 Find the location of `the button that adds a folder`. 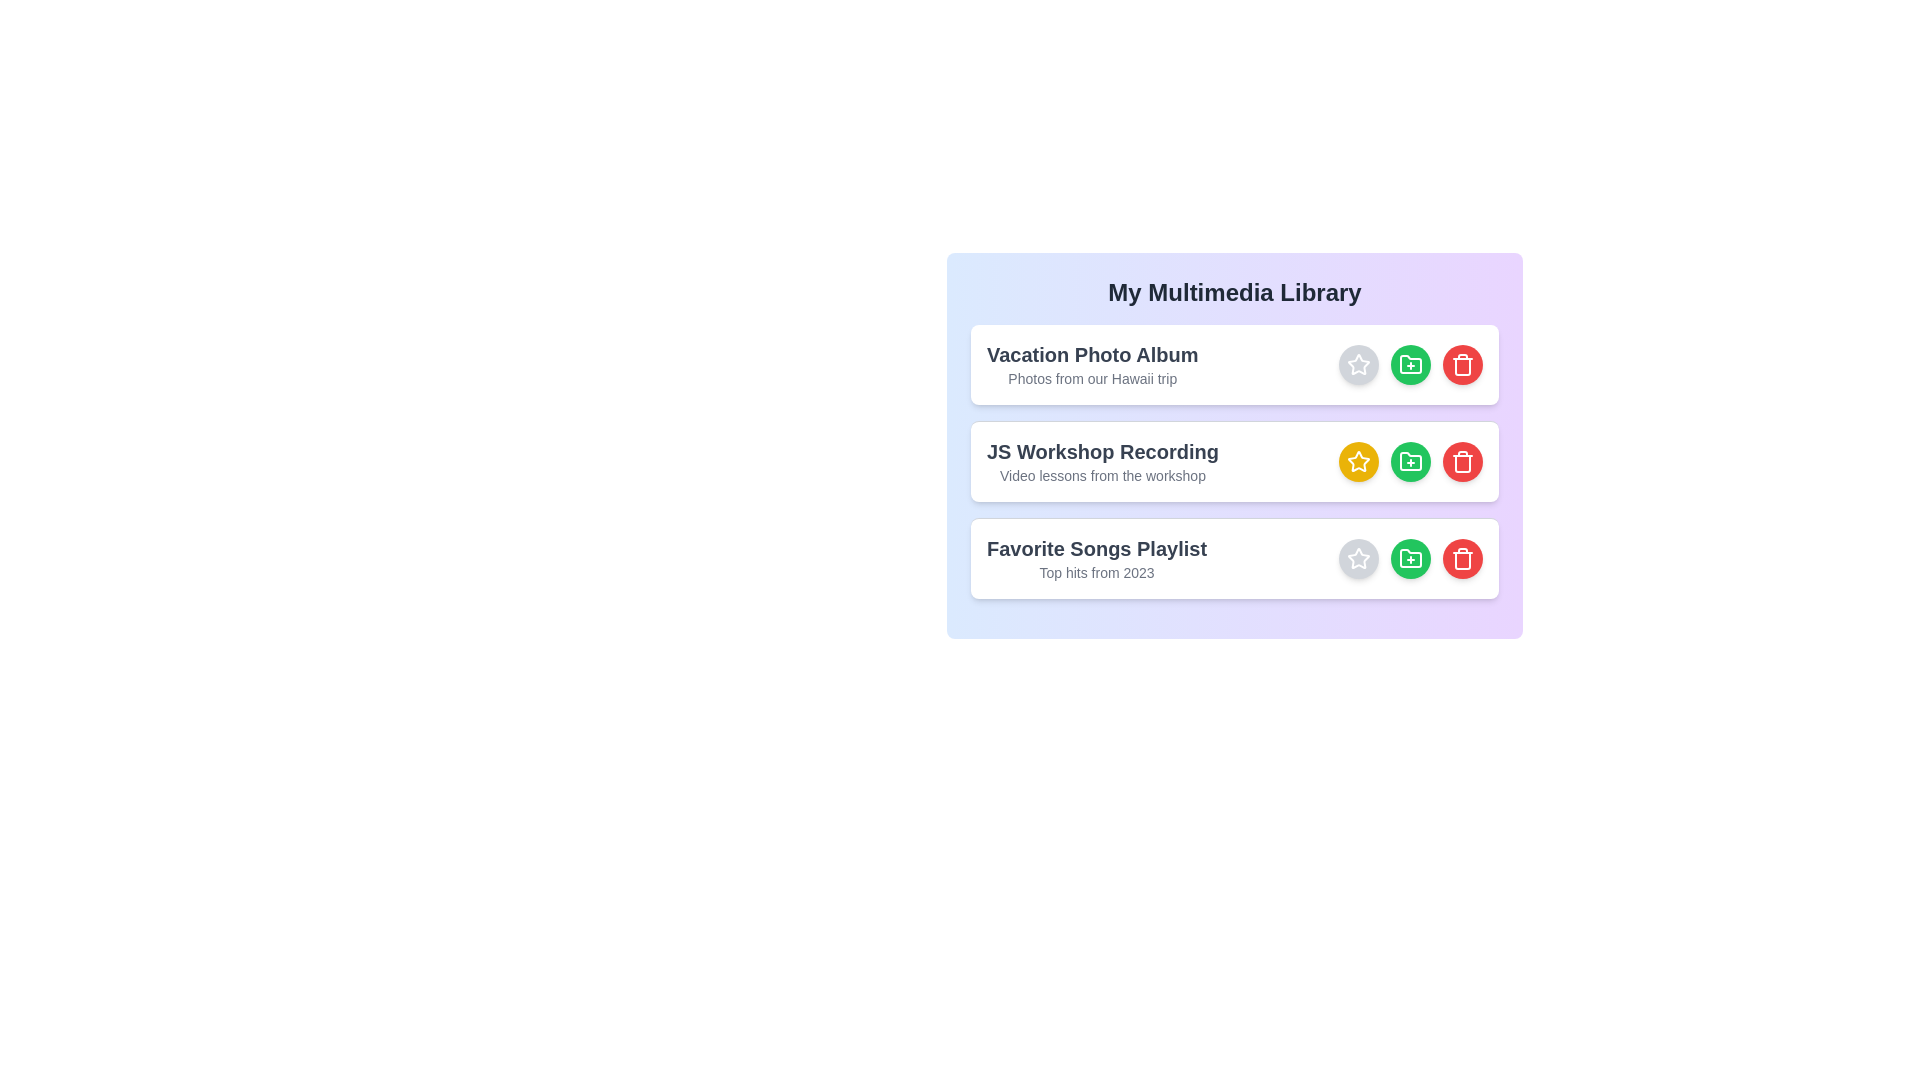

the button that adds a folder is located at coordinates (1410, 462).